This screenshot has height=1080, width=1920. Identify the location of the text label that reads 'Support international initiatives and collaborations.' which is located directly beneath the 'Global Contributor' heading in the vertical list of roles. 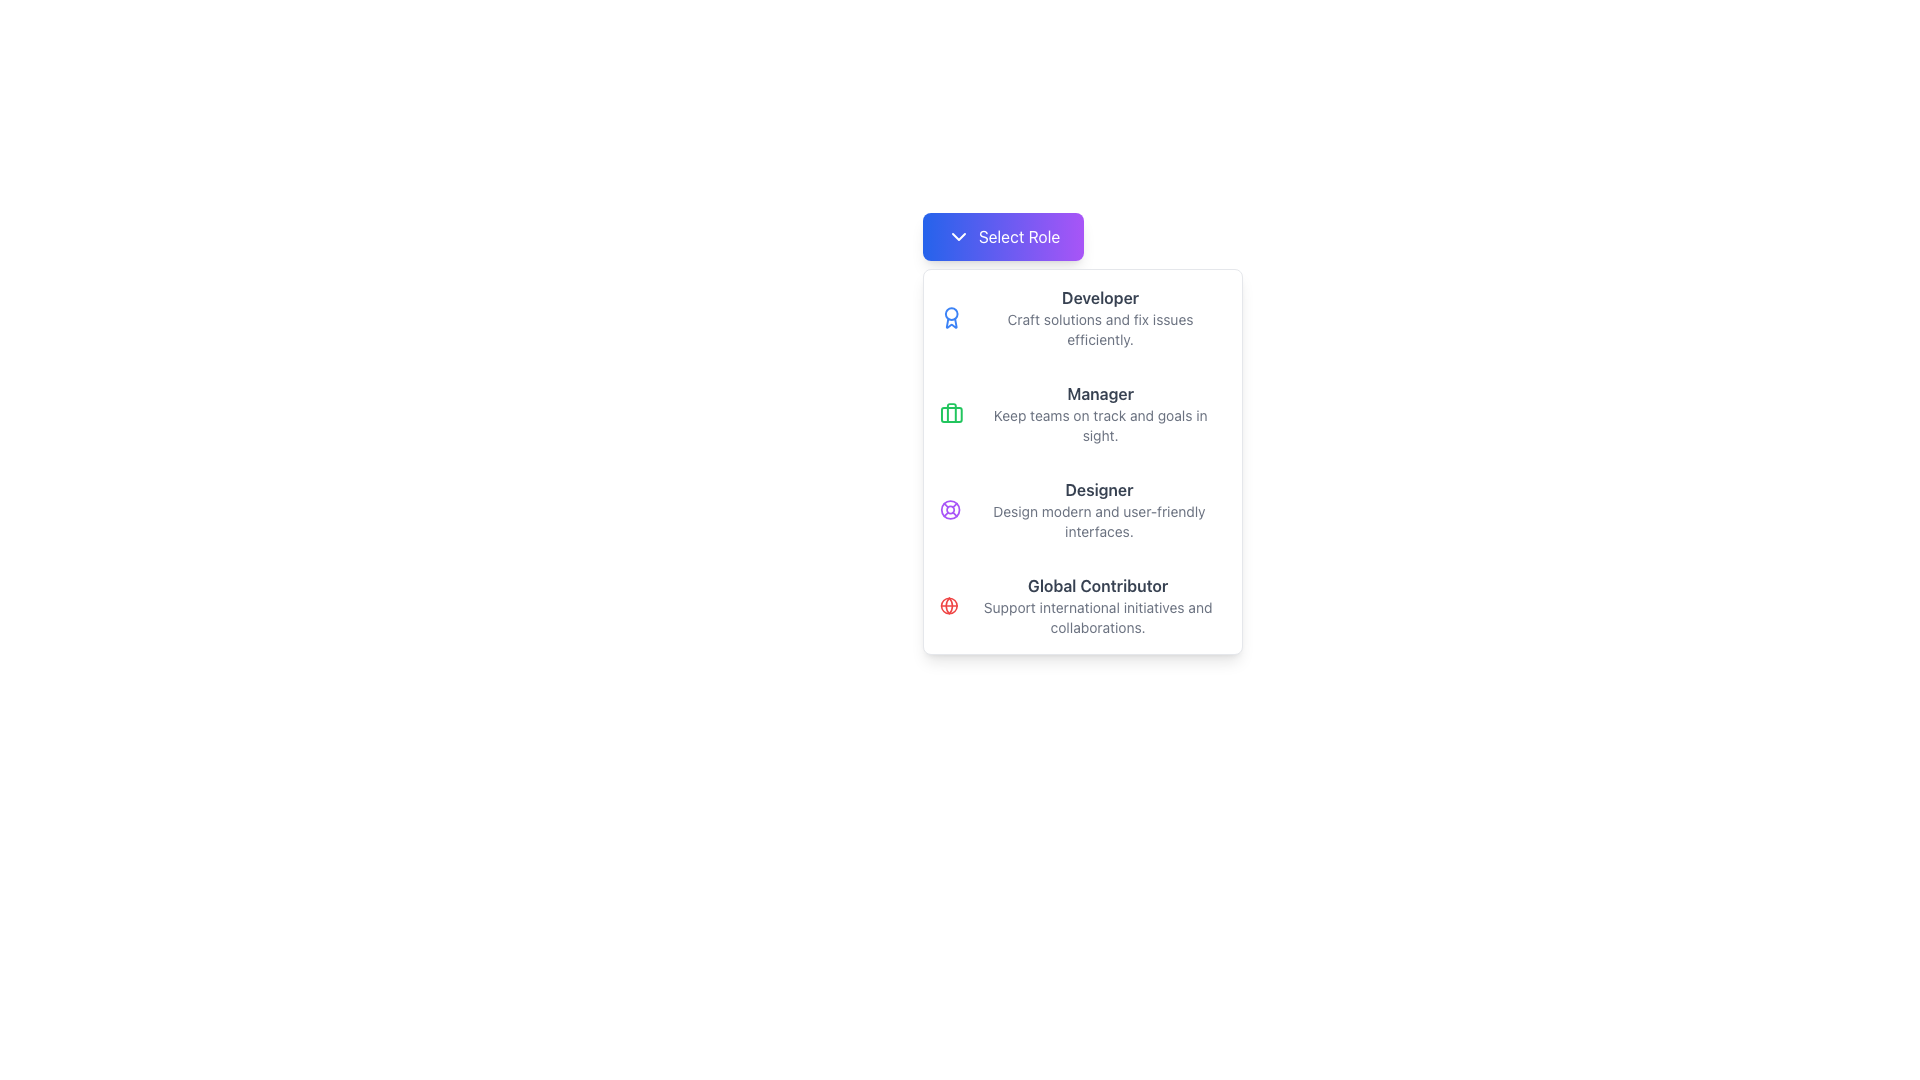
(1097, 616).